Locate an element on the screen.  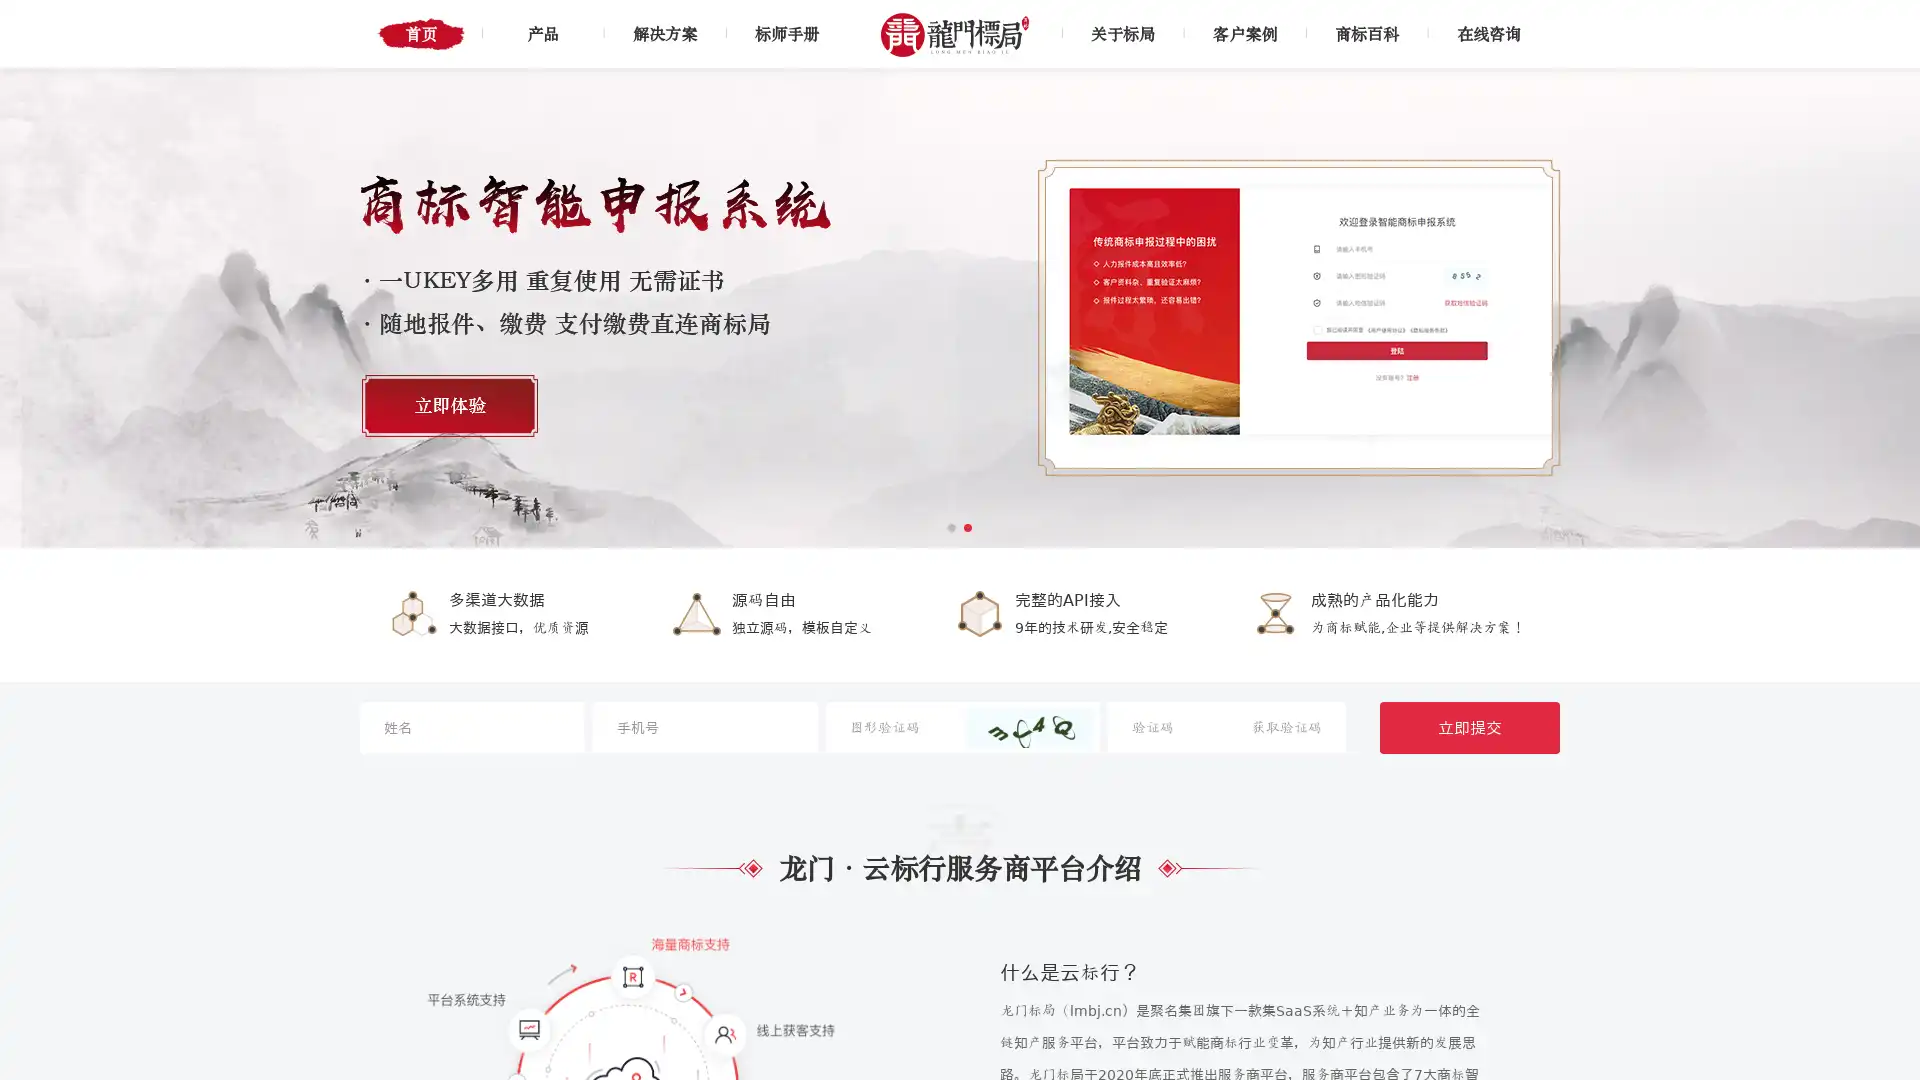
Go to slide 1 is located at coordinates (950, 527).